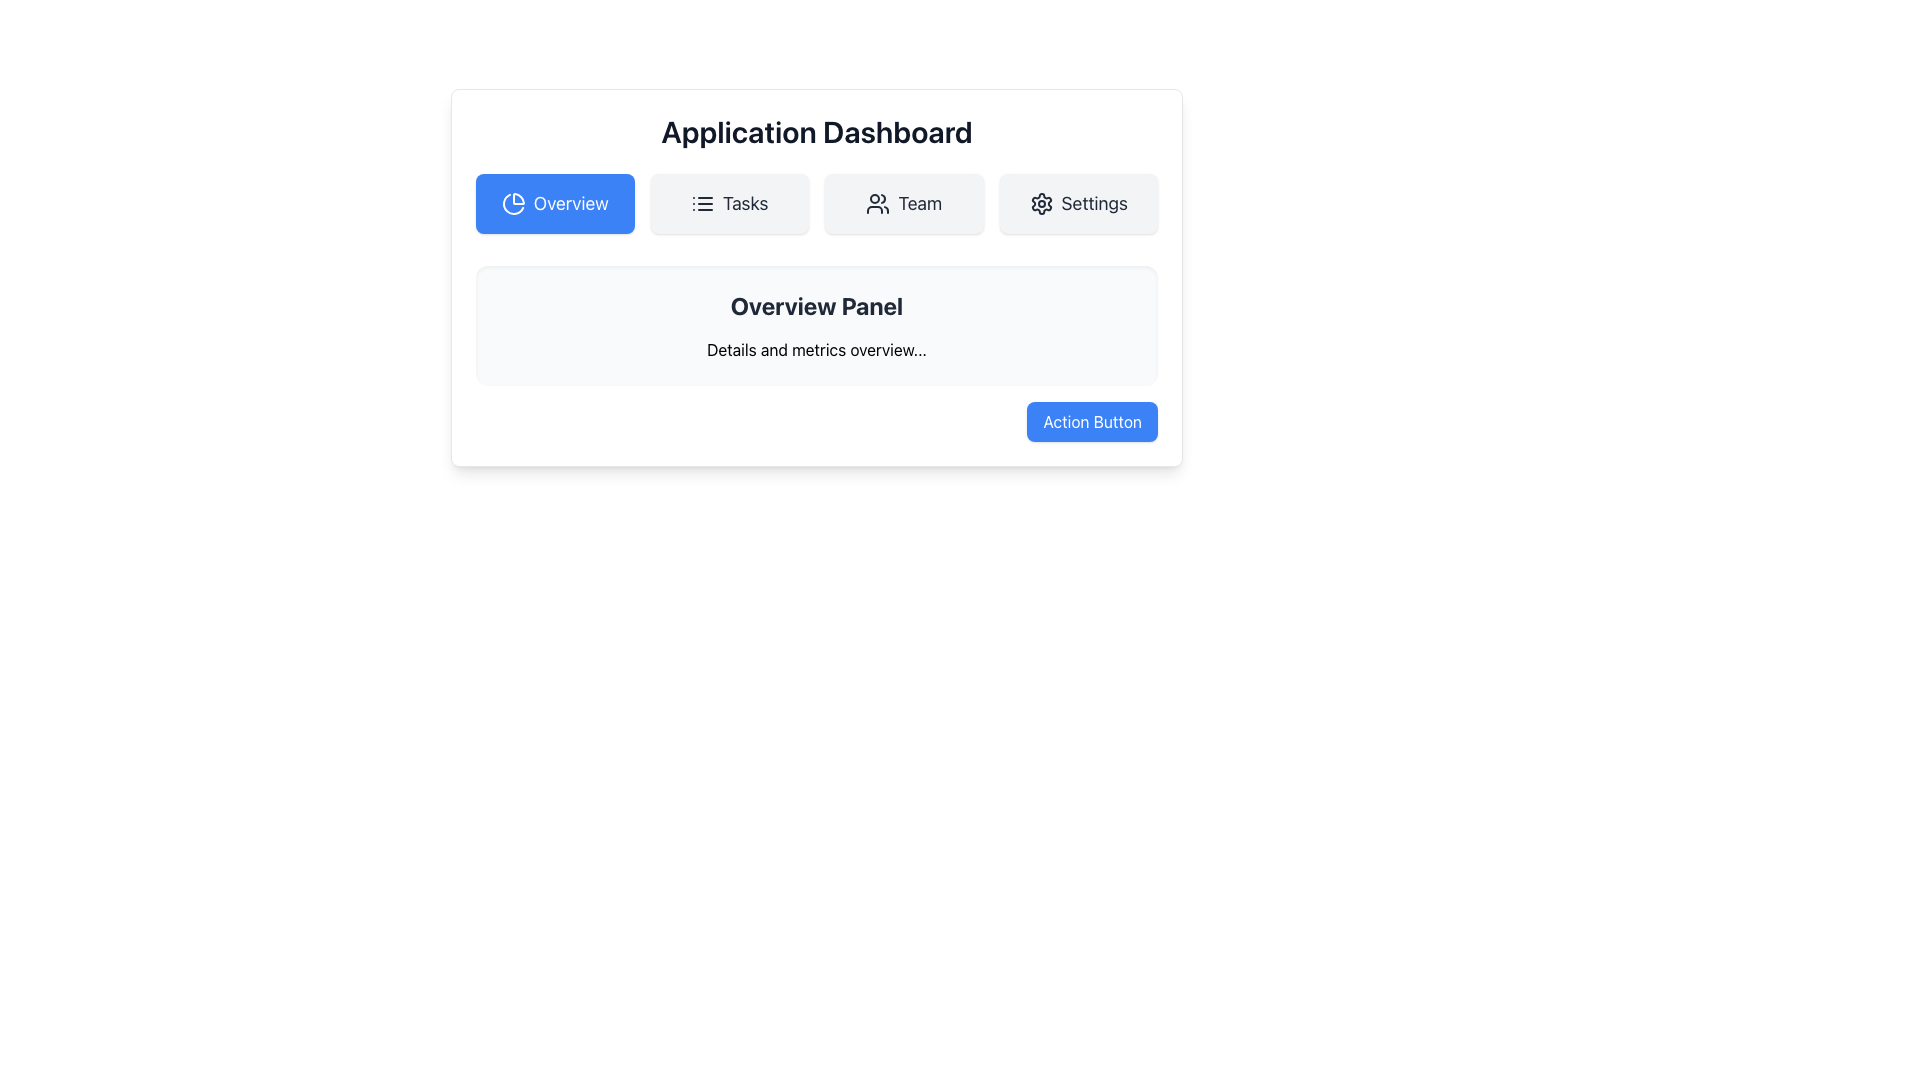  What do you see at coordinates (1077, 204) in the screenshot?
I see `the 'Settings' button, which is a rectangular button with a light gray background and a gear icon` at bounding box center [1077, 204].